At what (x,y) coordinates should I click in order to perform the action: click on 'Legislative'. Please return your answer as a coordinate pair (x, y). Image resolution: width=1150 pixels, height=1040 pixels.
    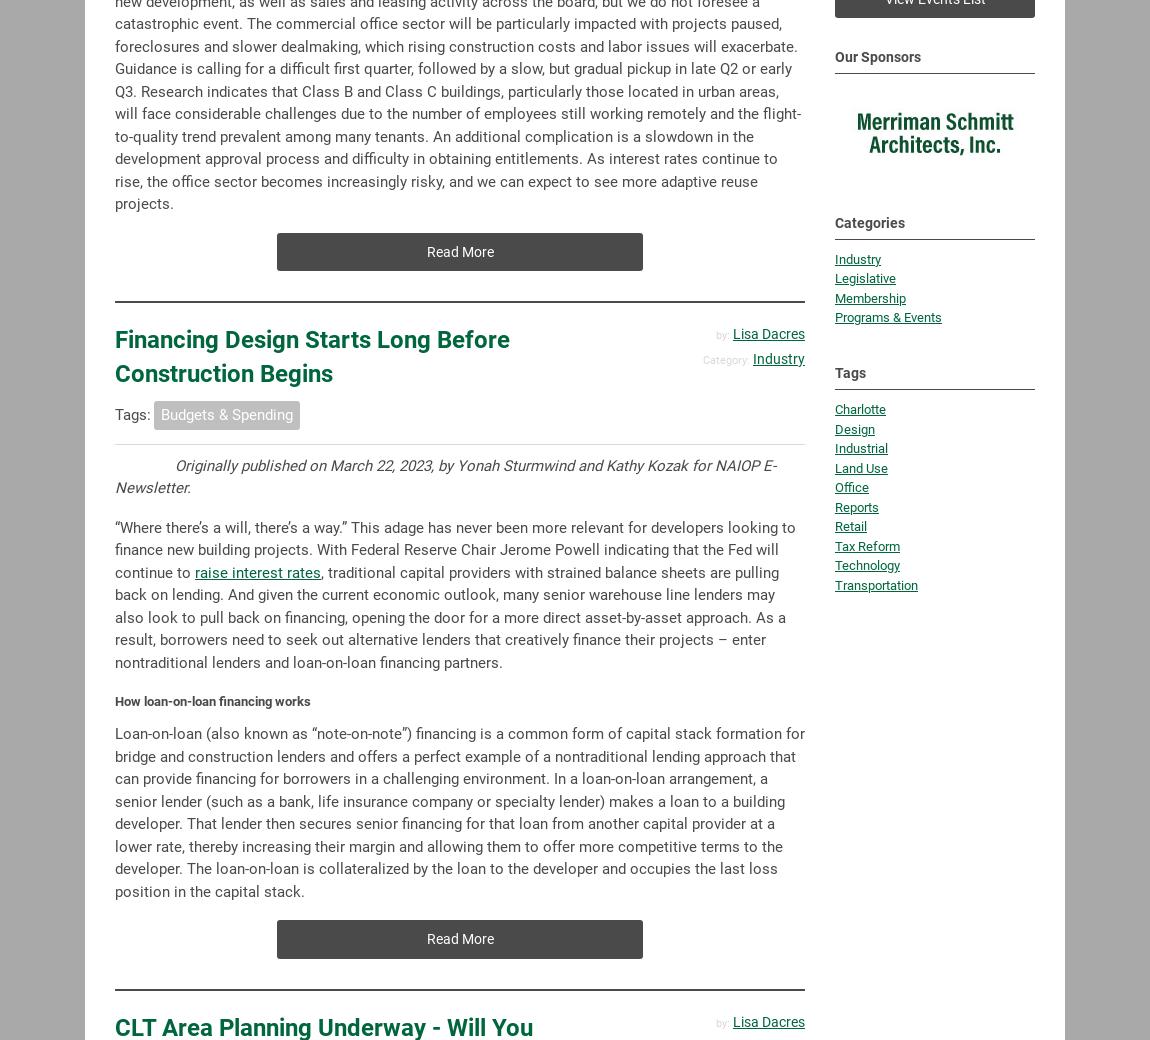
    Looking at the image, I should click on (865, 181).